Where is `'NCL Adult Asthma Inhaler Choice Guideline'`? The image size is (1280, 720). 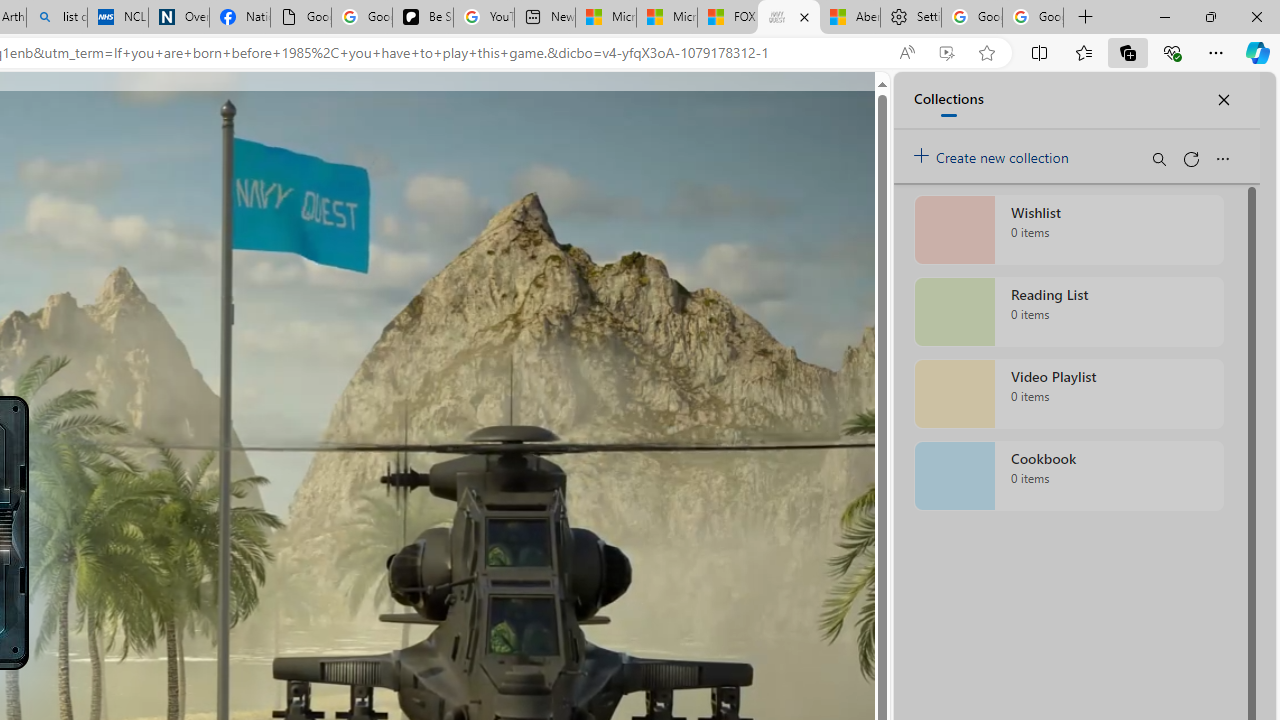
'NCL Adult Asthma Inhaler Choice Guideline' is located at coordinates (117, 17).